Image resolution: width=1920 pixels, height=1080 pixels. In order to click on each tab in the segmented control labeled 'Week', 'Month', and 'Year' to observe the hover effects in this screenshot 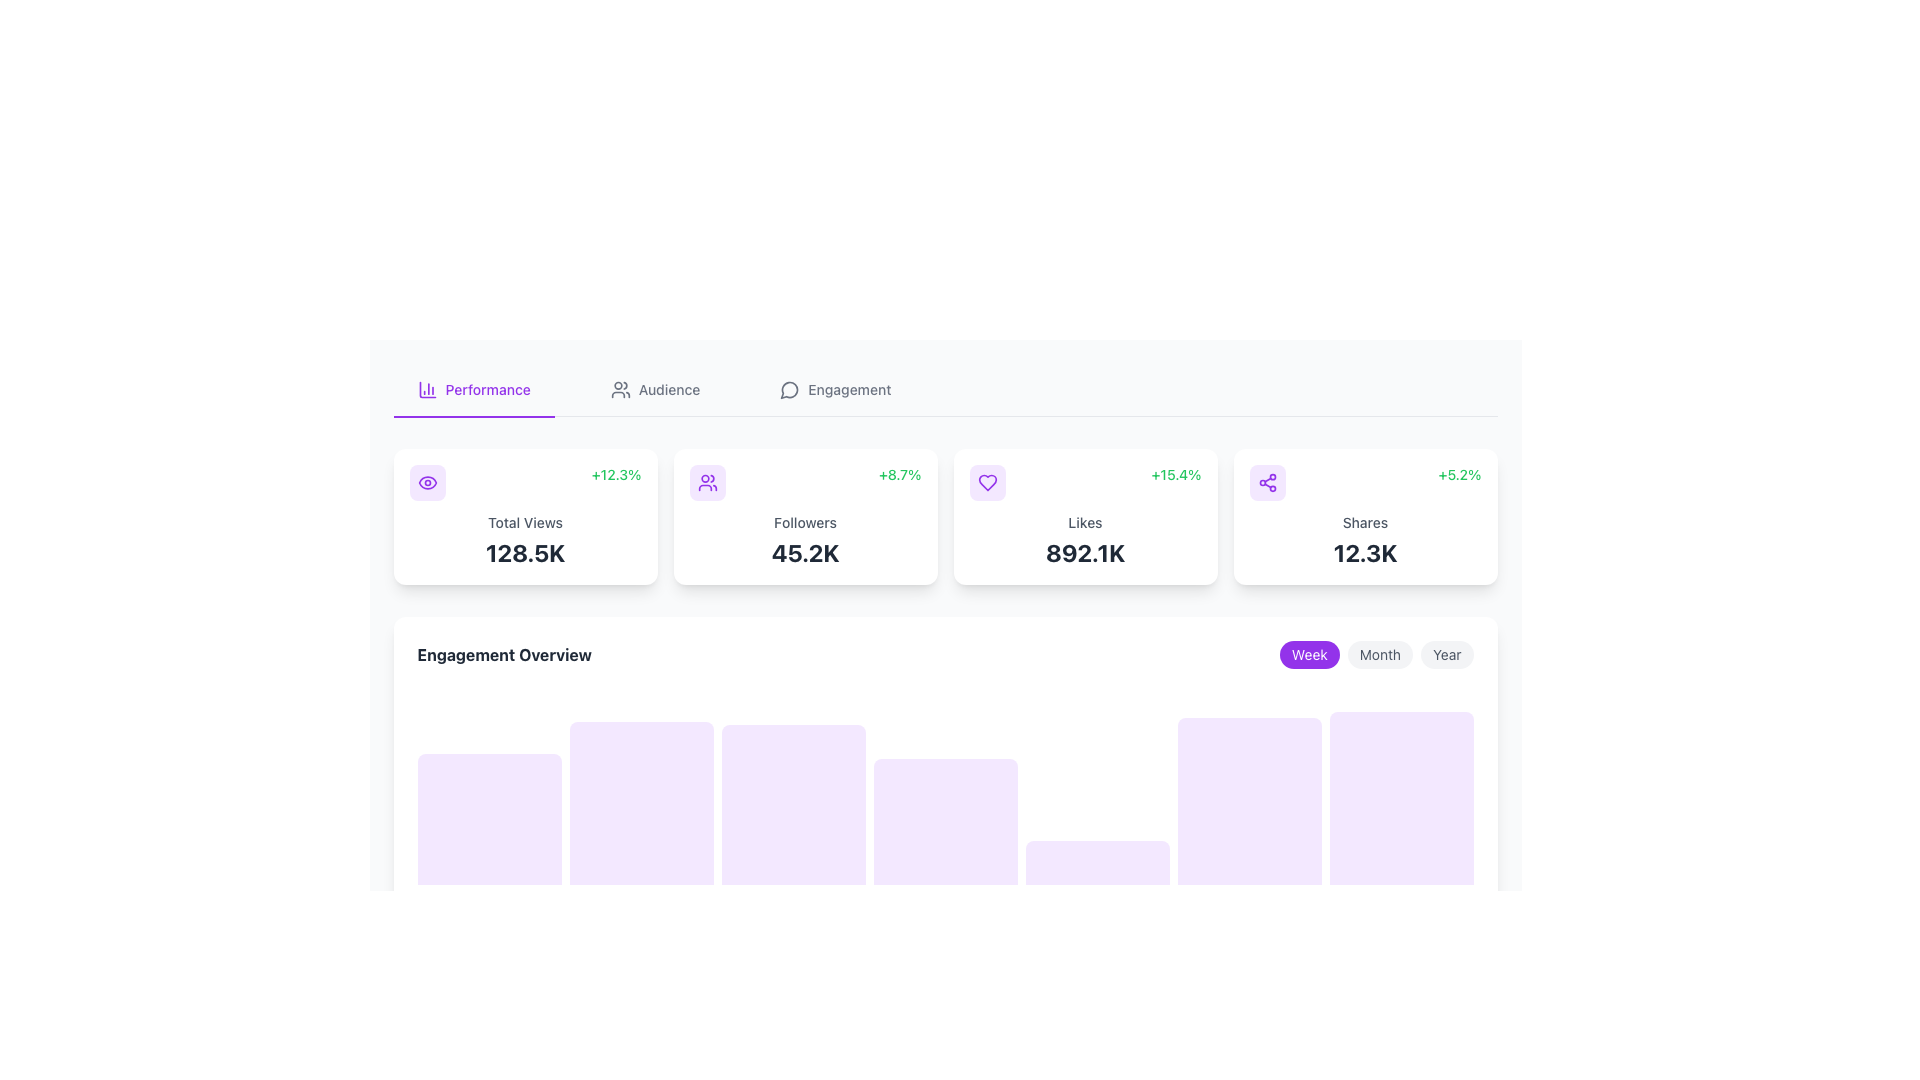, I will do `click(1375, 655)`.